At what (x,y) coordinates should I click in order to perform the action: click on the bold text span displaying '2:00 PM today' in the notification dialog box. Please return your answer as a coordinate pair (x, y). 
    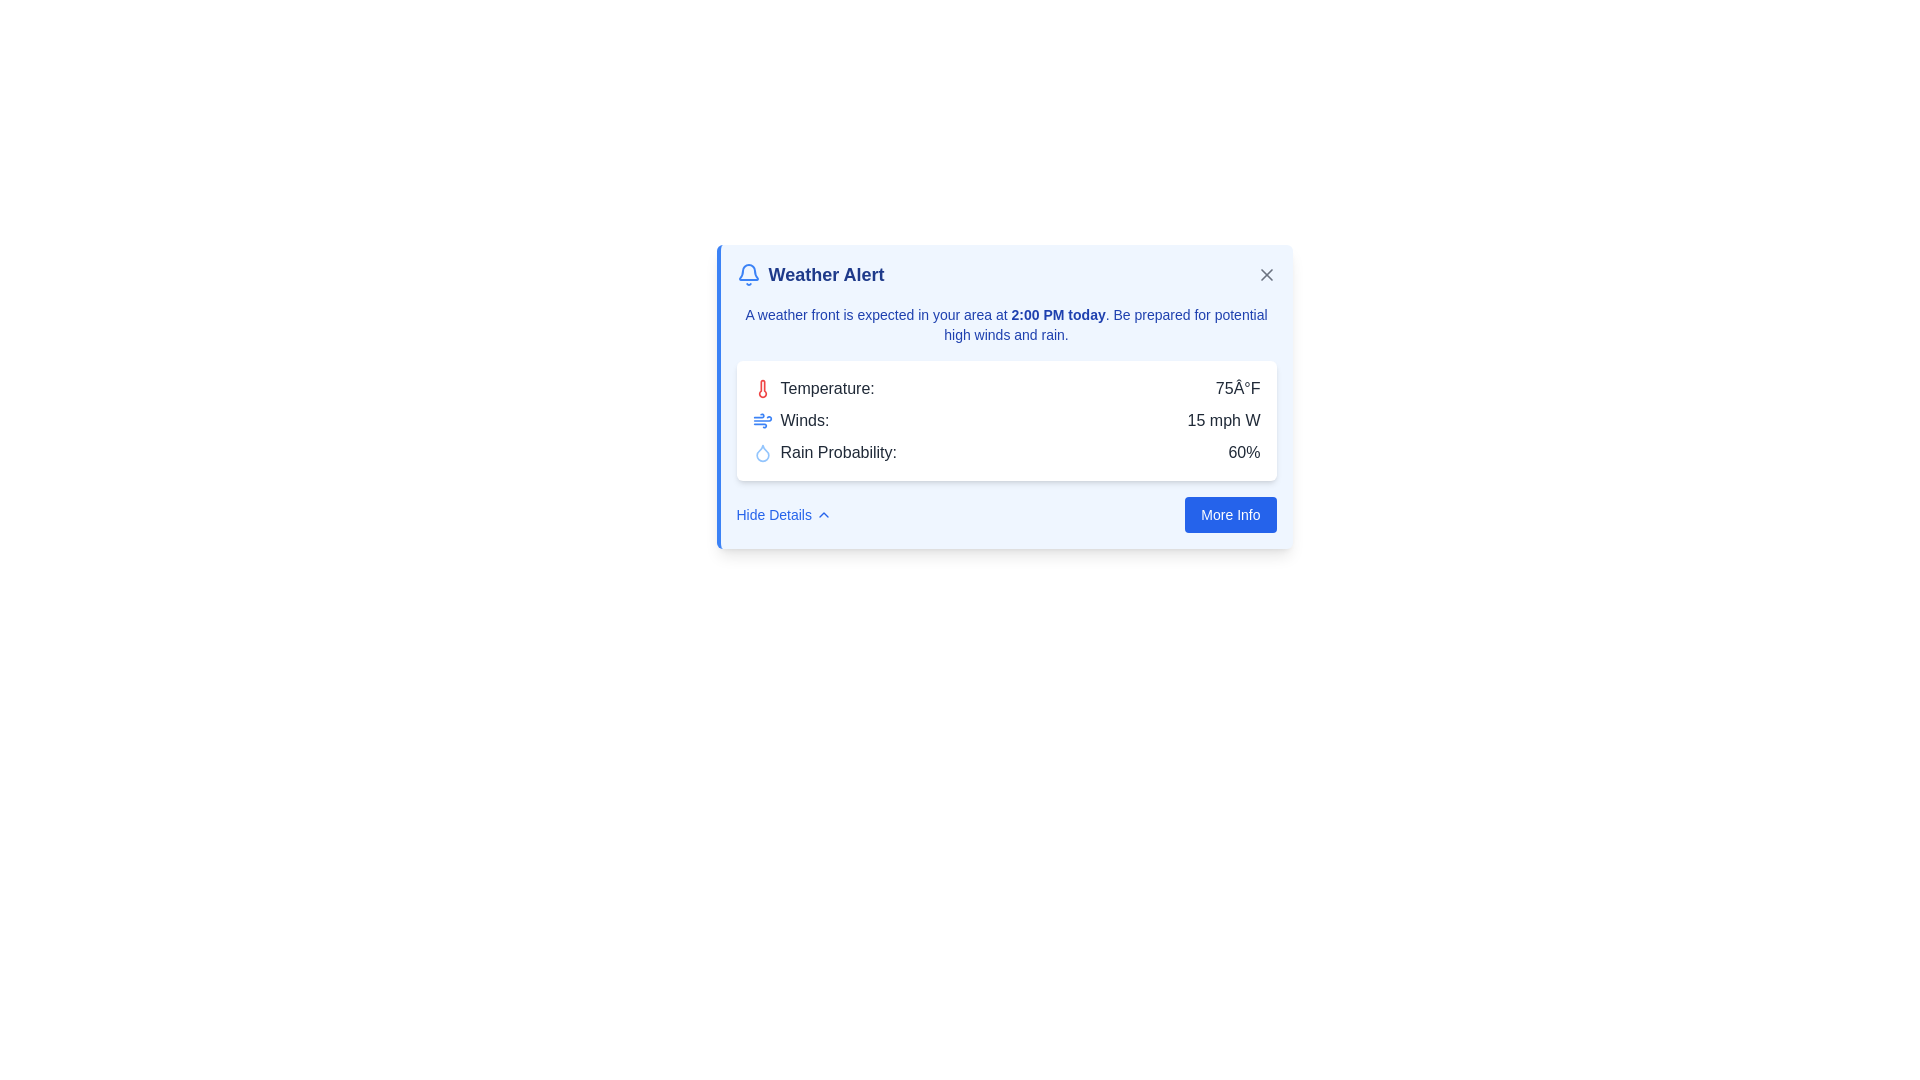
    Looking at the image, I should click on (1057, 315).